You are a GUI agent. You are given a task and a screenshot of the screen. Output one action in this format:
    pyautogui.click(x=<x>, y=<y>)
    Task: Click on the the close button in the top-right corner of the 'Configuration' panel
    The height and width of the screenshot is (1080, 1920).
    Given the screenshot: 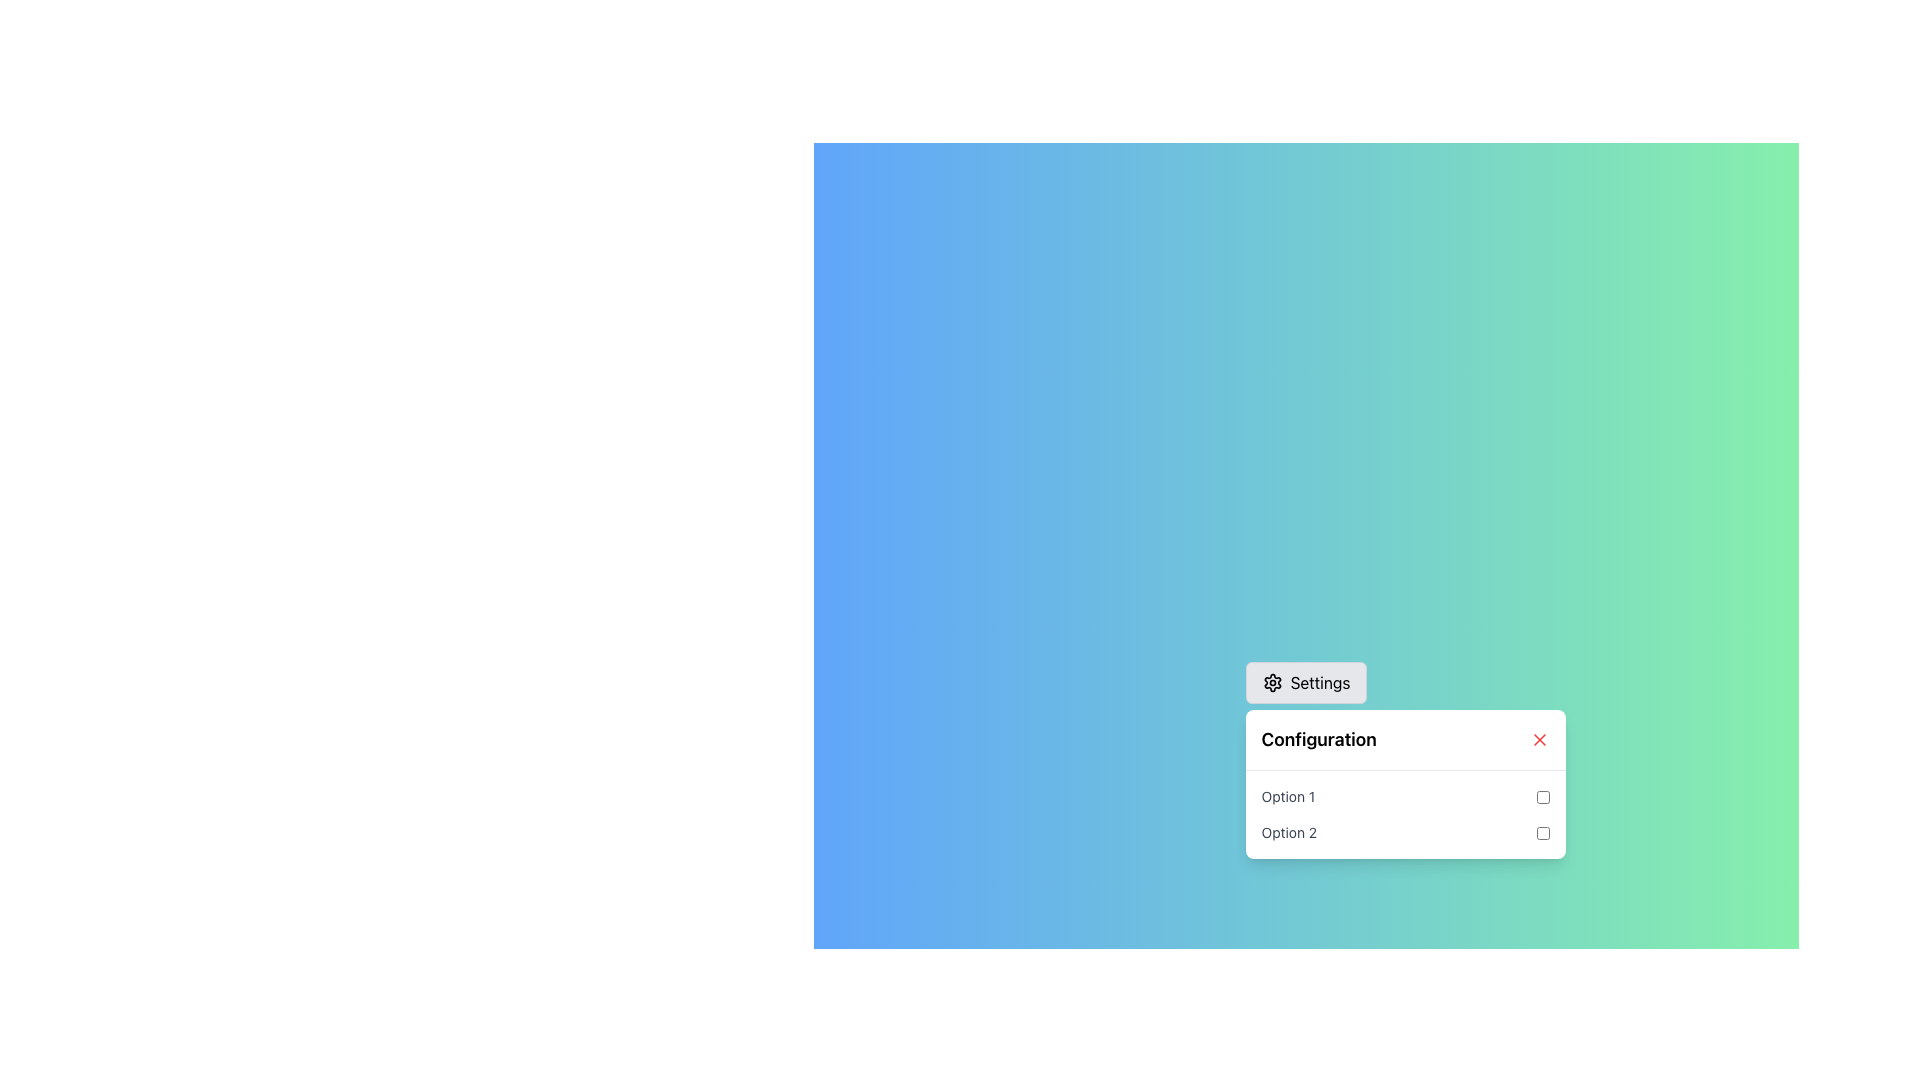 What is the action you would take?
    pyautogui.click(x=1538, y=740)
    